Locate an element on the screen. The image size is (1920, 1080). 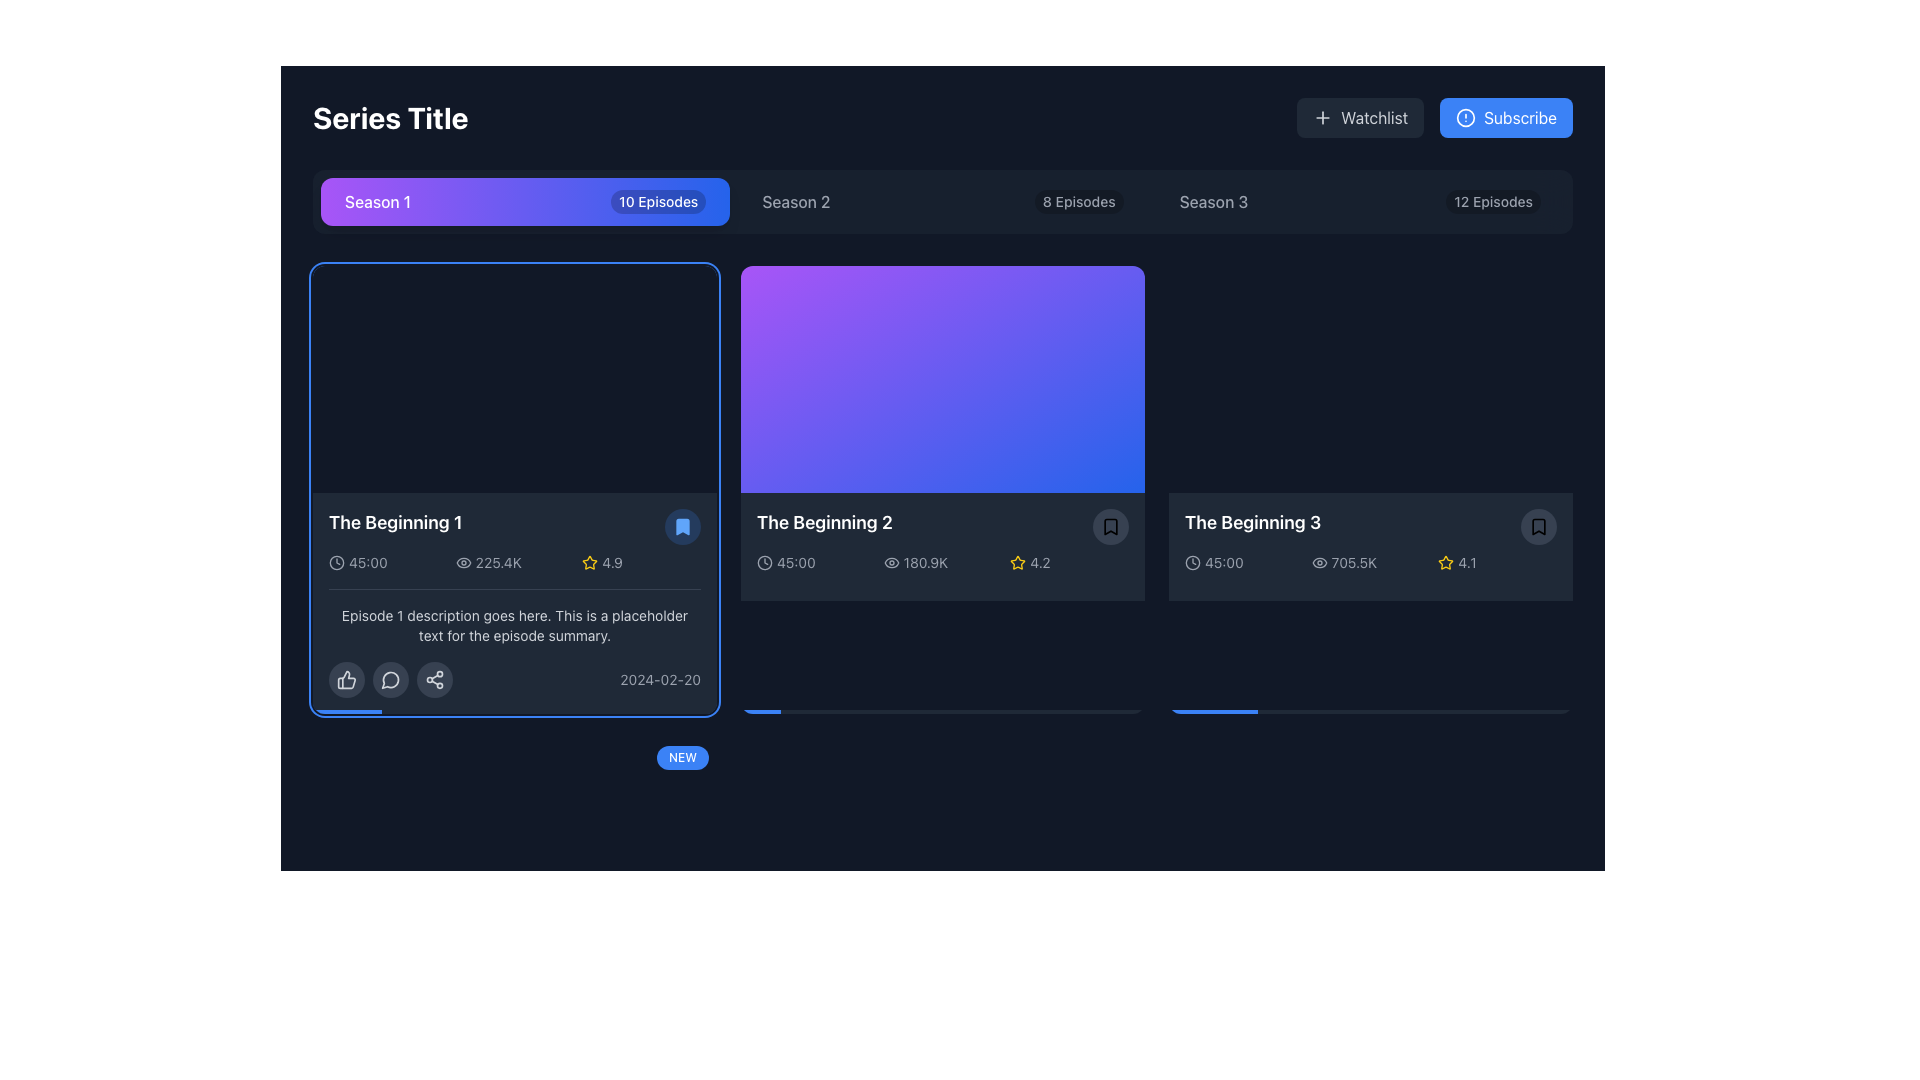
the speech bubble icon representing communication functionality located at the bottom-left of the card for 'The Beginning 1' is located at coordinates (390, 678).